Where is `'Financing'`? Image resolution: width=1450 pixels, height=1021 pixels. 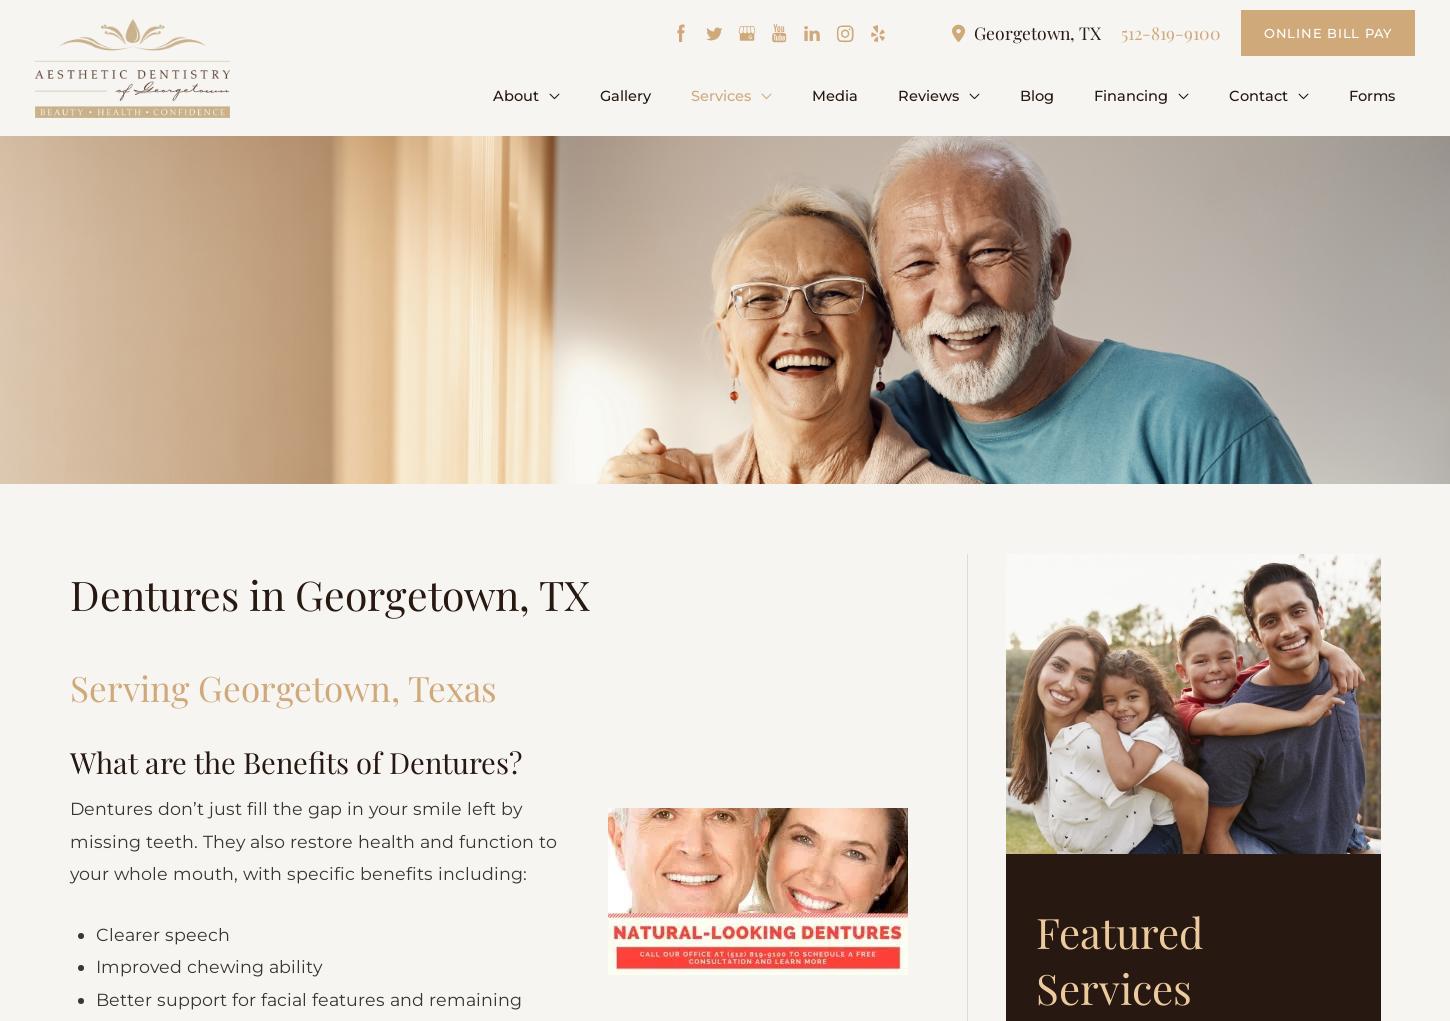 'Financing' is located at coordinates (1147, 94).